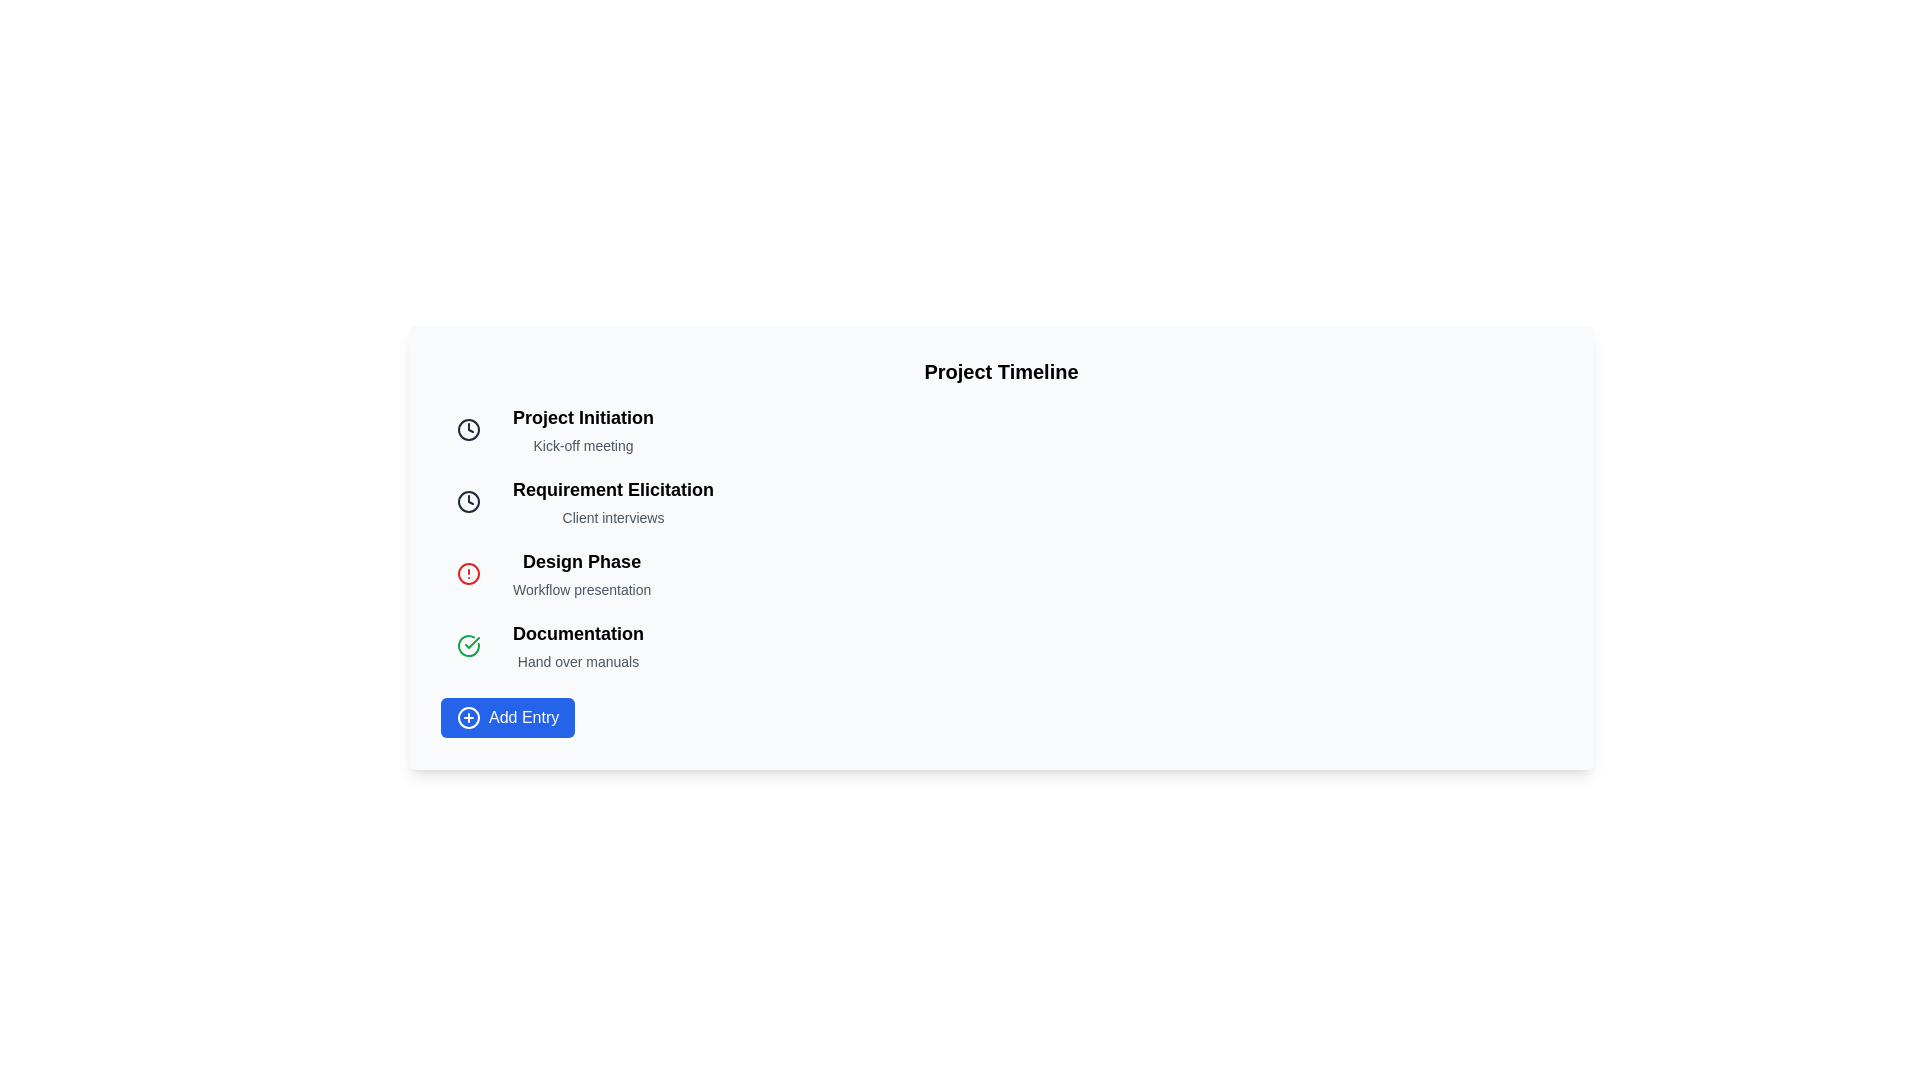  Describe the element at coordinates (468, 716) in the screenshot. I see `the interactive button labeled 'Add Entry' that contains a prominent white circle graphic on a blue background` at that location.